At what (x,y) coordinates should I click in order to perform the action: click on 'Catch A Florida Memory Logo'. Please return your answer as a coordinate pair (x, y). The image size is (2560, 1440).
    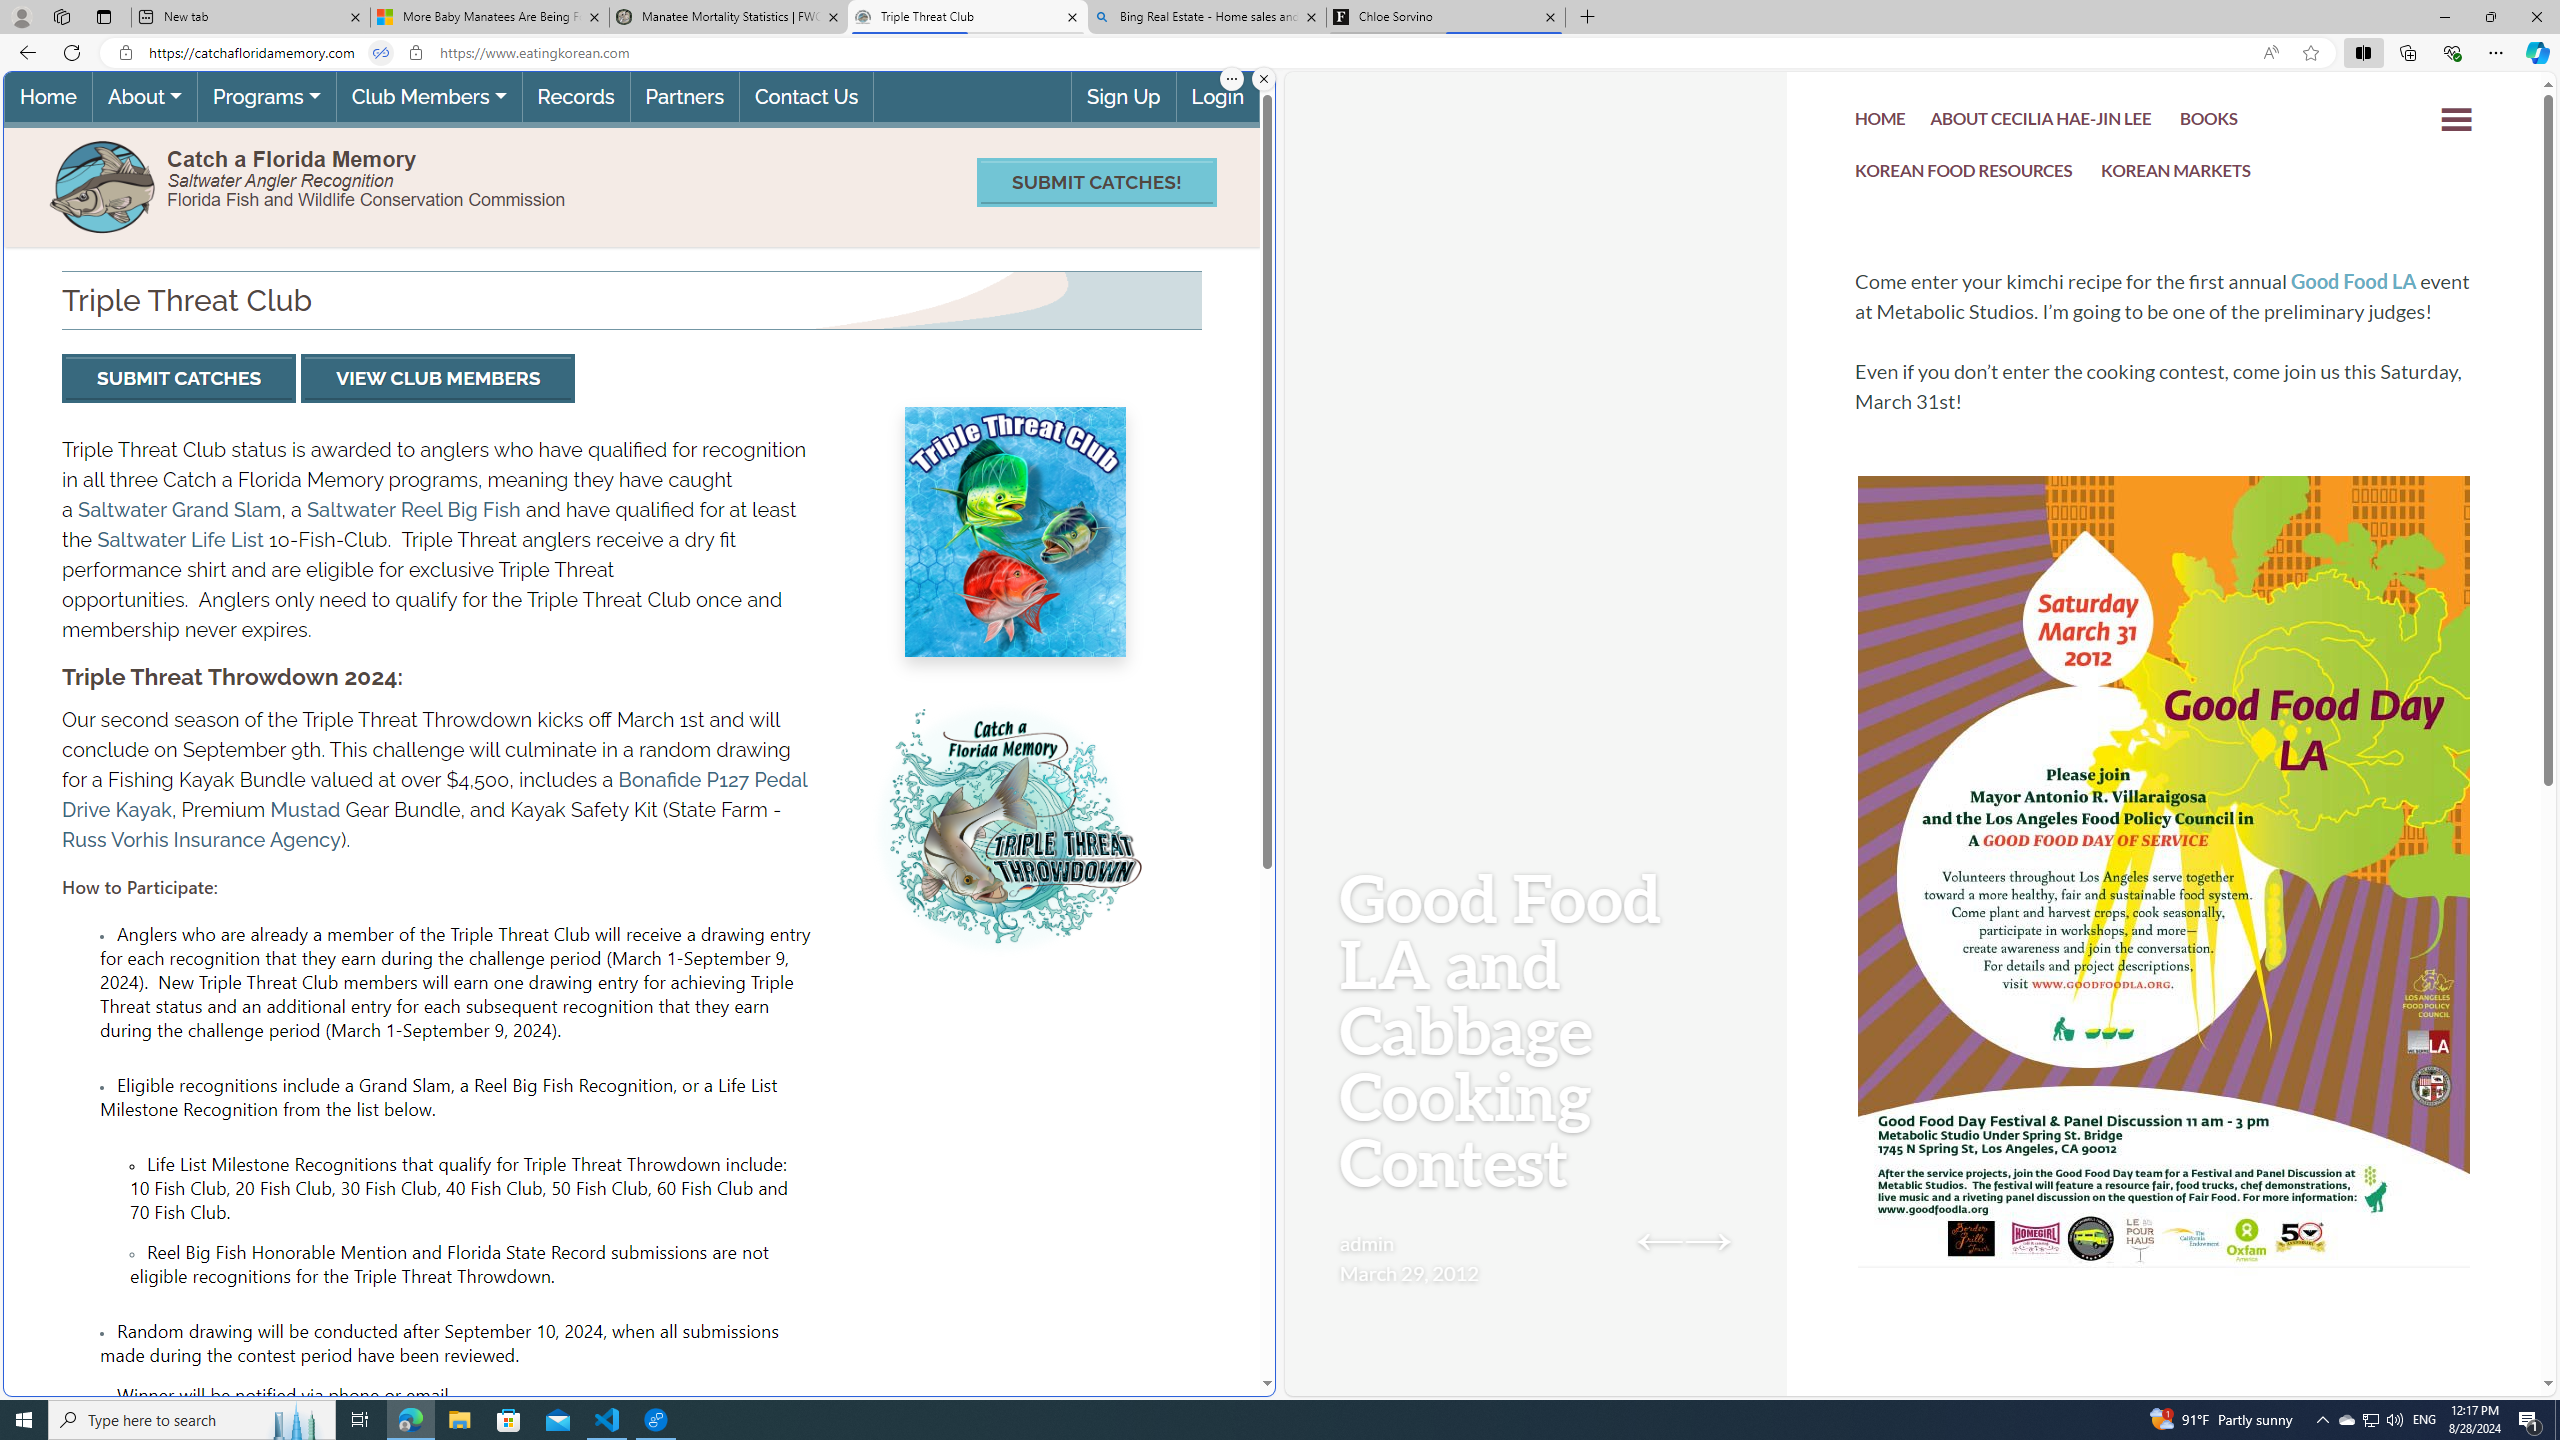
    Looking at the image, I should click on (102, 183).